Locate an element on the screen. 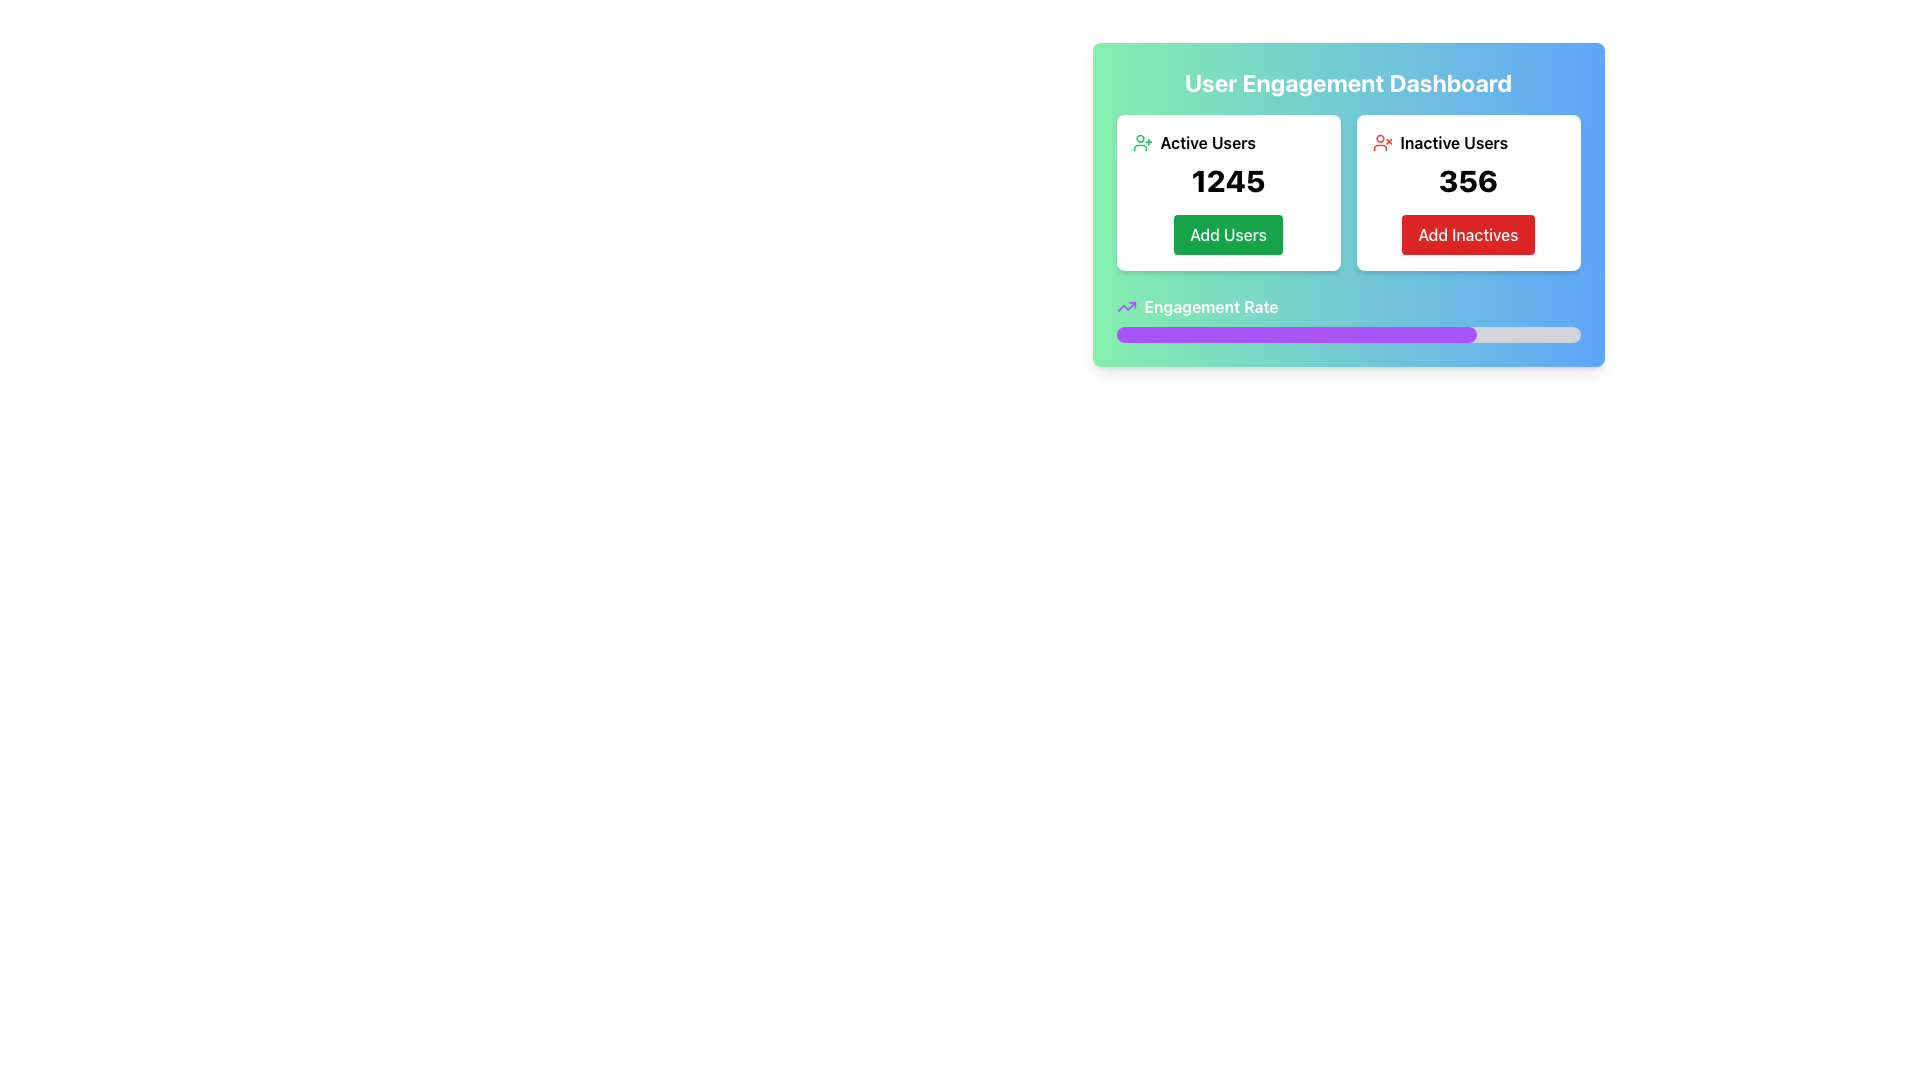 This screenshot has height=1080, width=1920. the progress bar that visually depicts the engagement rate, located below the 'Engagement Rate' label in the dashboard is located at coordinates (1348, 334).